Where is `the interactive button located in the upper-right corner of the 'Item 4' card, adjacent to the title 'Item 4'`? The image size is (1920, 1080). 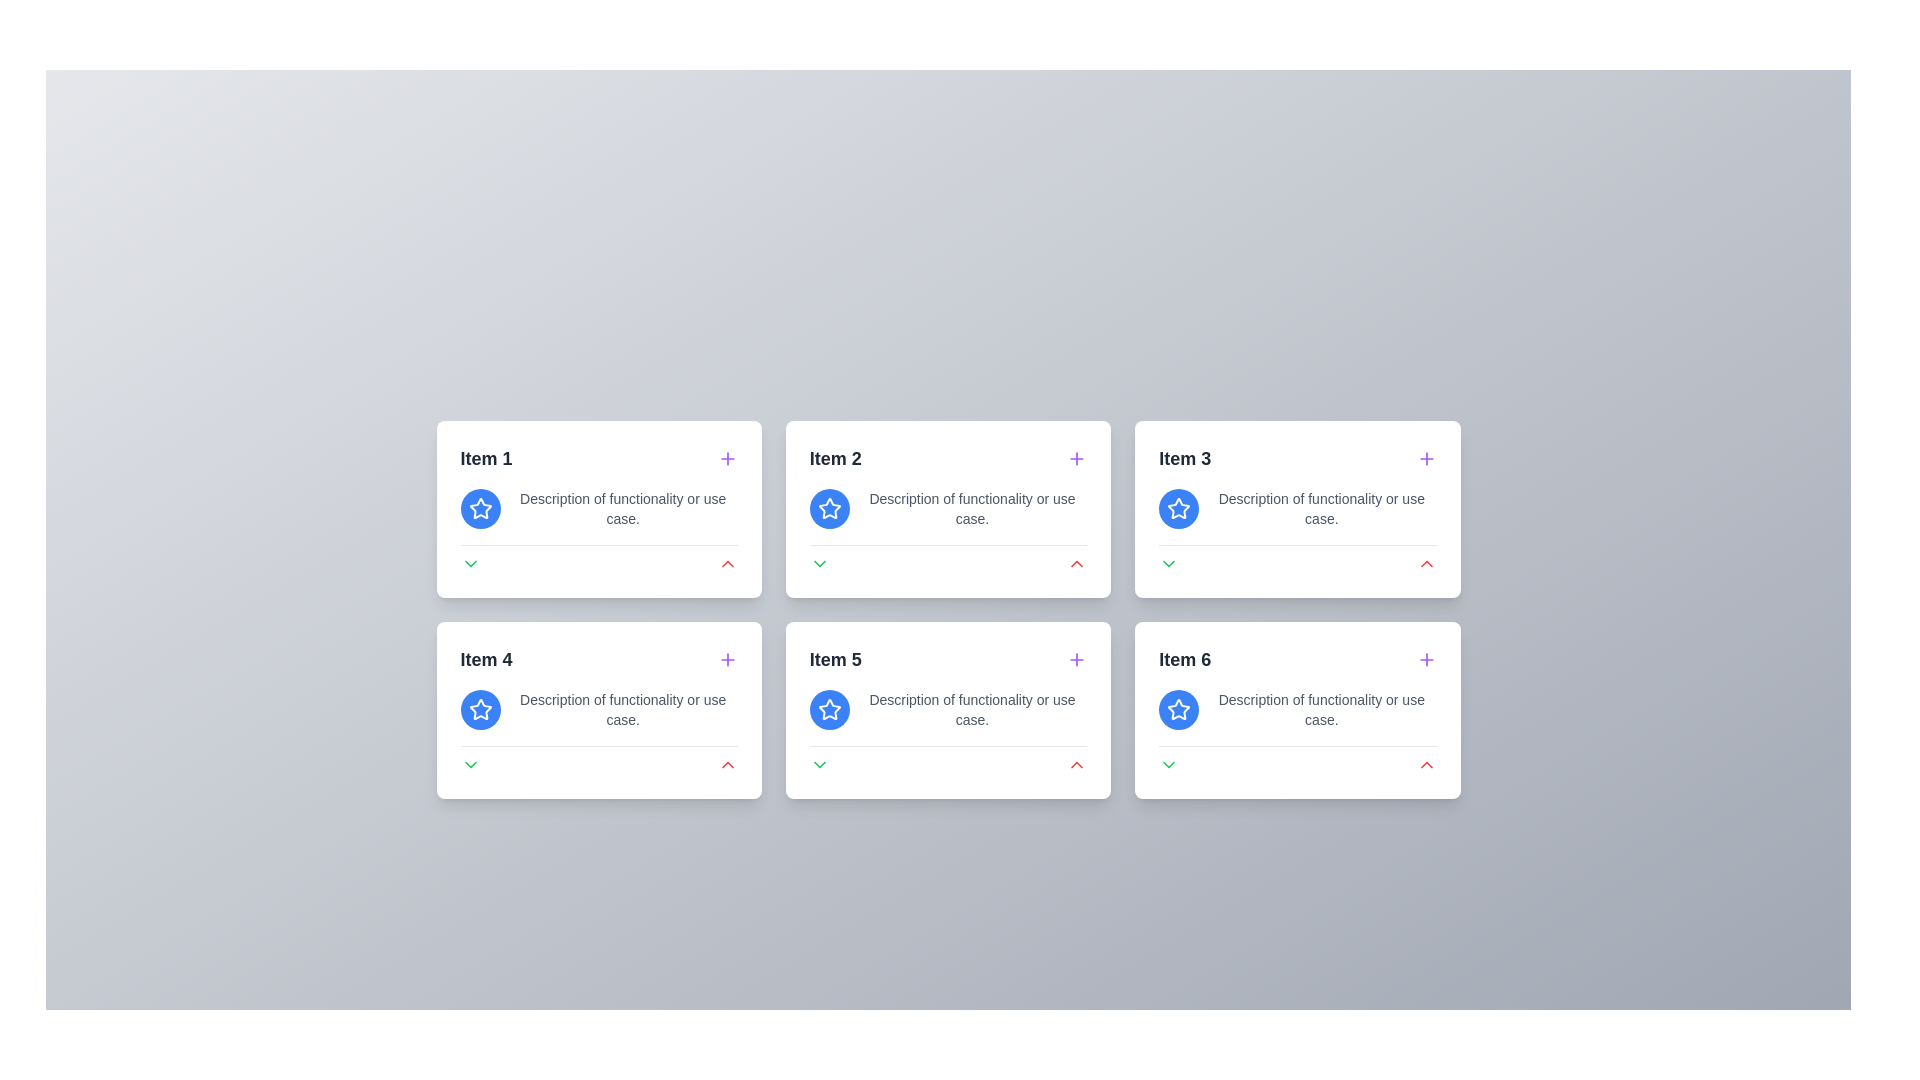 the interactive button located in the upper-right corner of the 'Item 4' card, adjacent to the title 'Item 4' is located at coordinates (726, 659).